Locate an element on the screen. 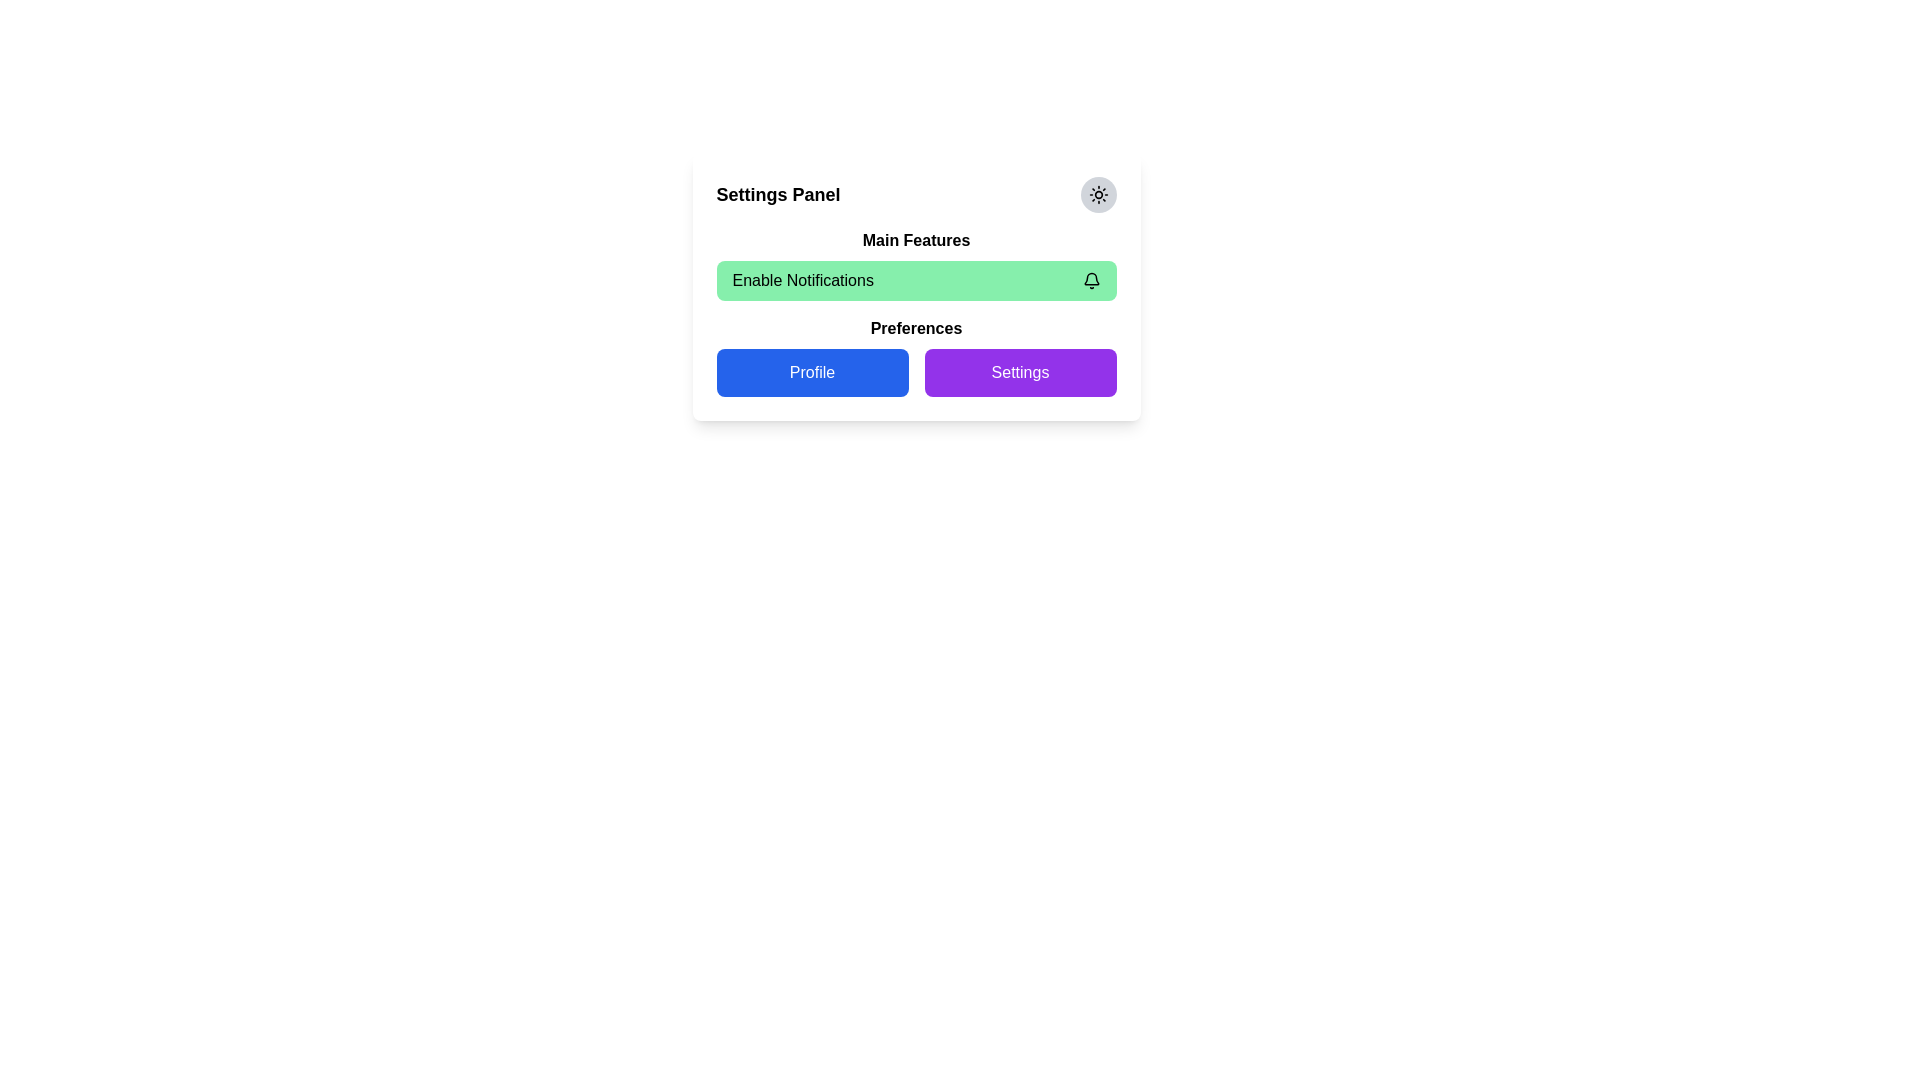 The height and width of the screenshot is (1080, 1920). the left button in the Preferences section of the settings panel is located at coordinates (812, 373).